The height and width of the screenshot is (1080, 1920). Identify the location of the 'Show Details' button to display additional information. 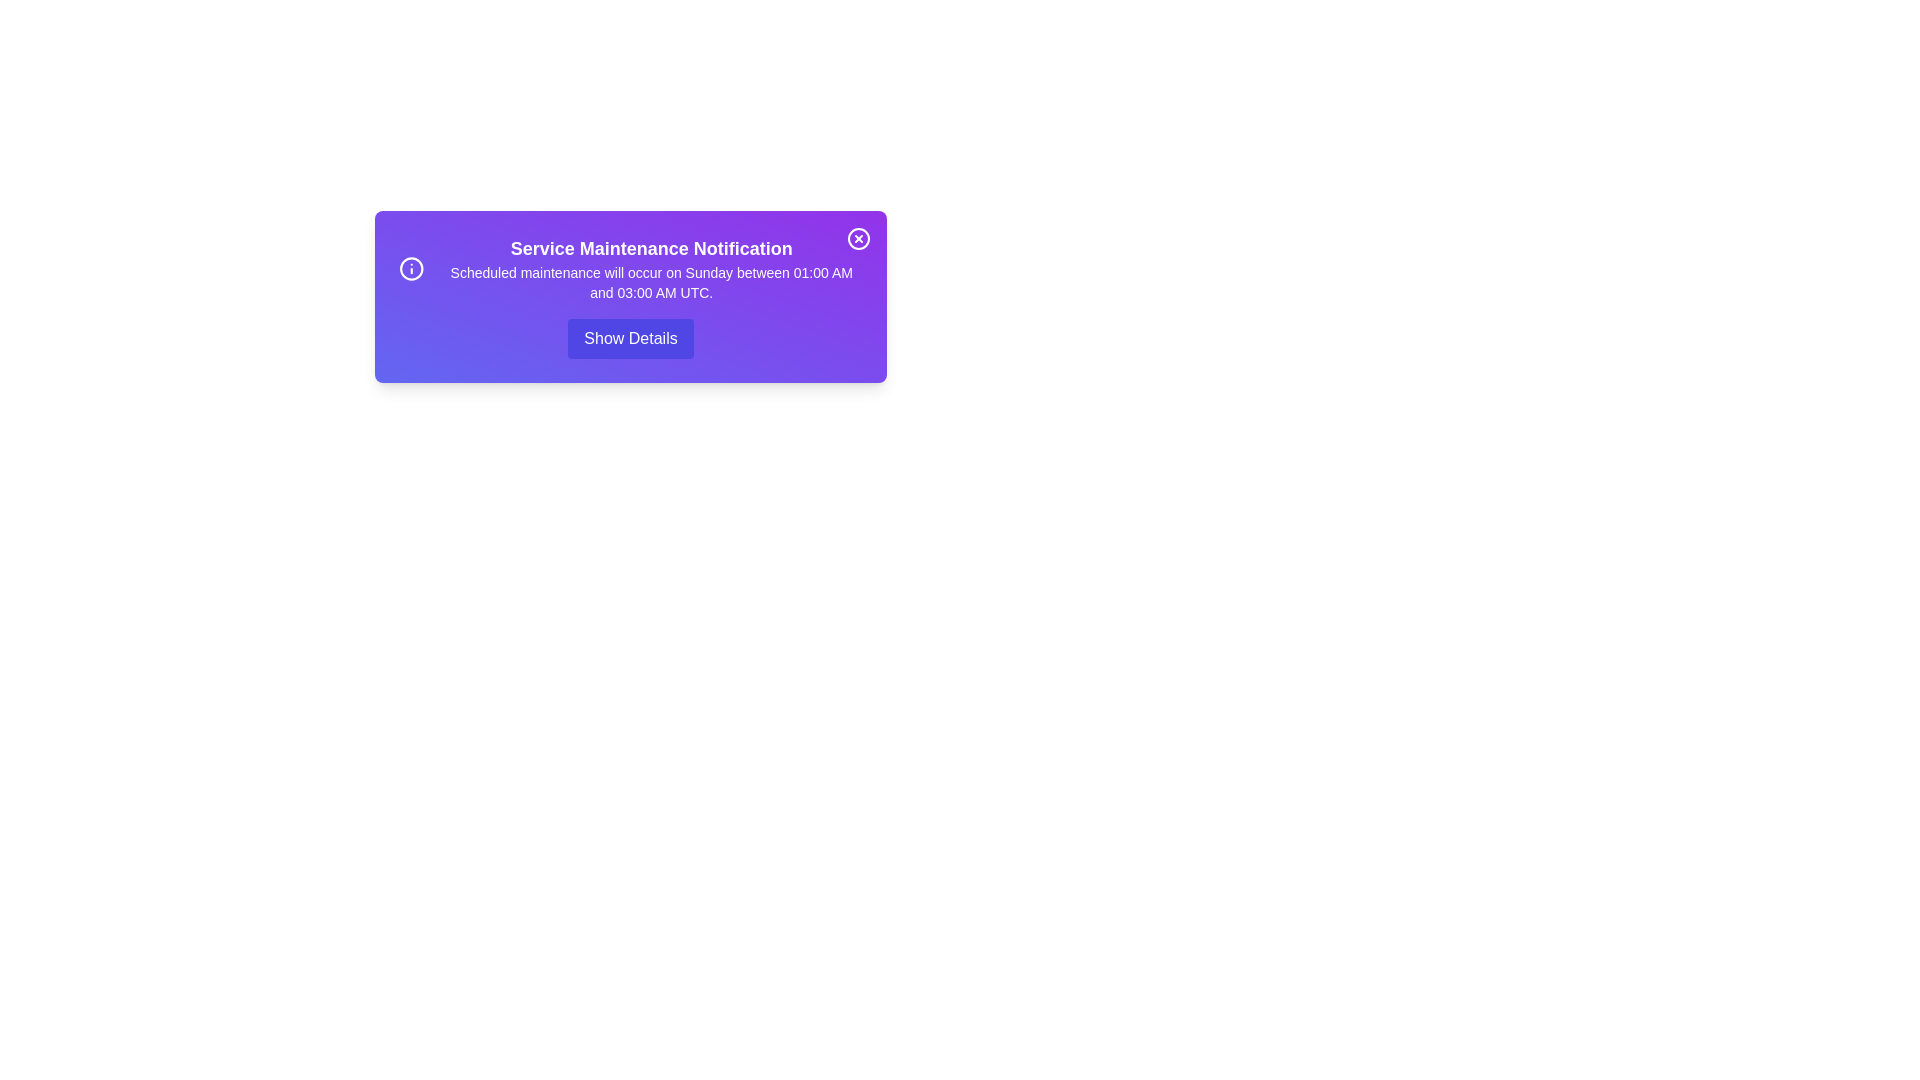
(629, 338).